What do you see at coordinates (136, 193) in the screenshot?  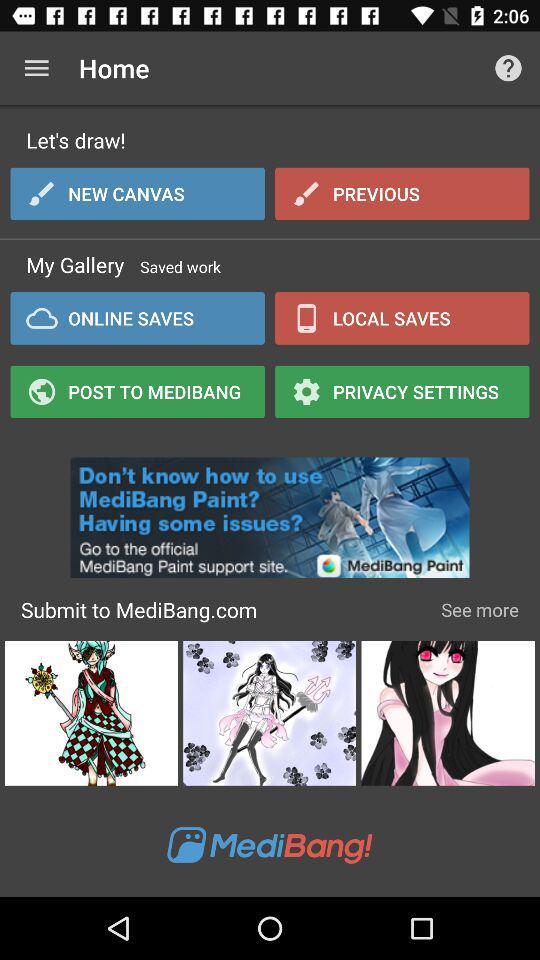 I see `icon below let's draw! item` at bounding box center [136, 193].